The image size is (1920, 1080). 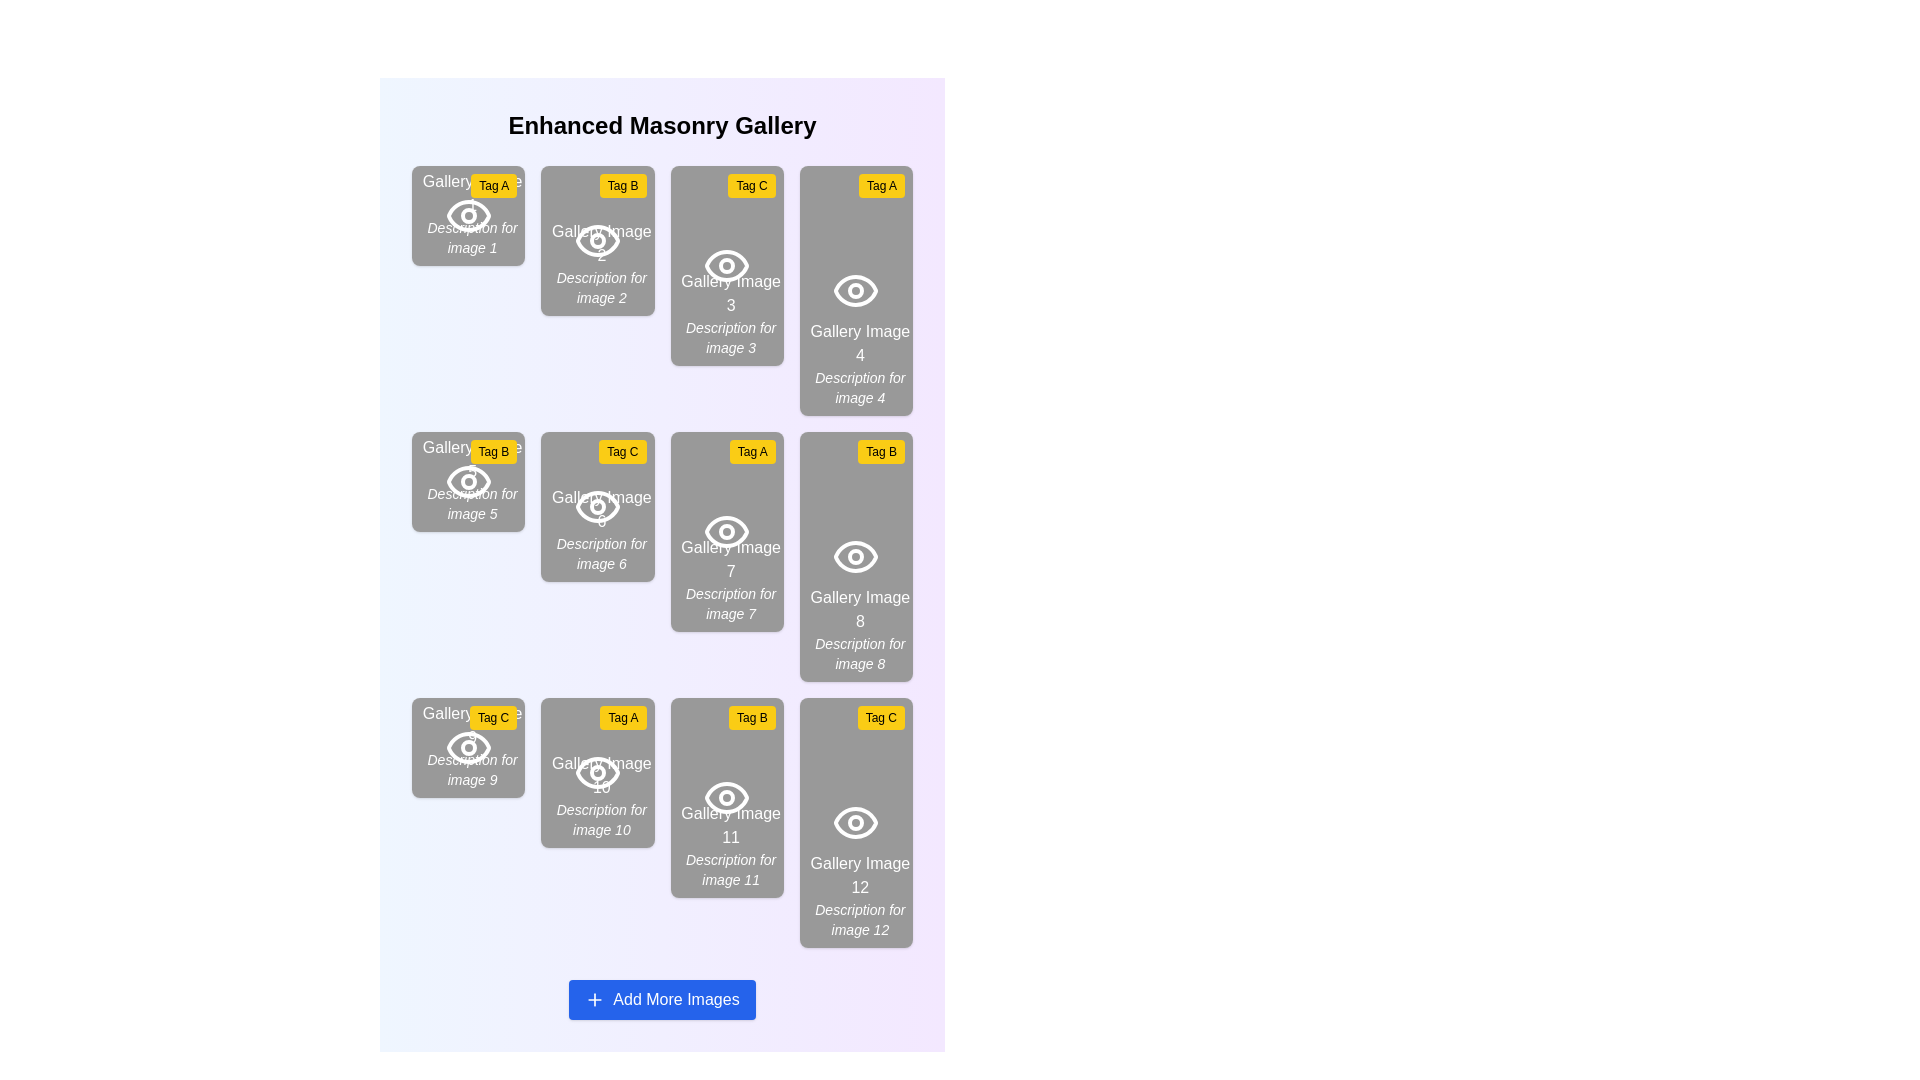 I want to click on the text label serving as the title for gallery image 7, located in the third row, second column of the gallery grid, so click(x=730, y=559).